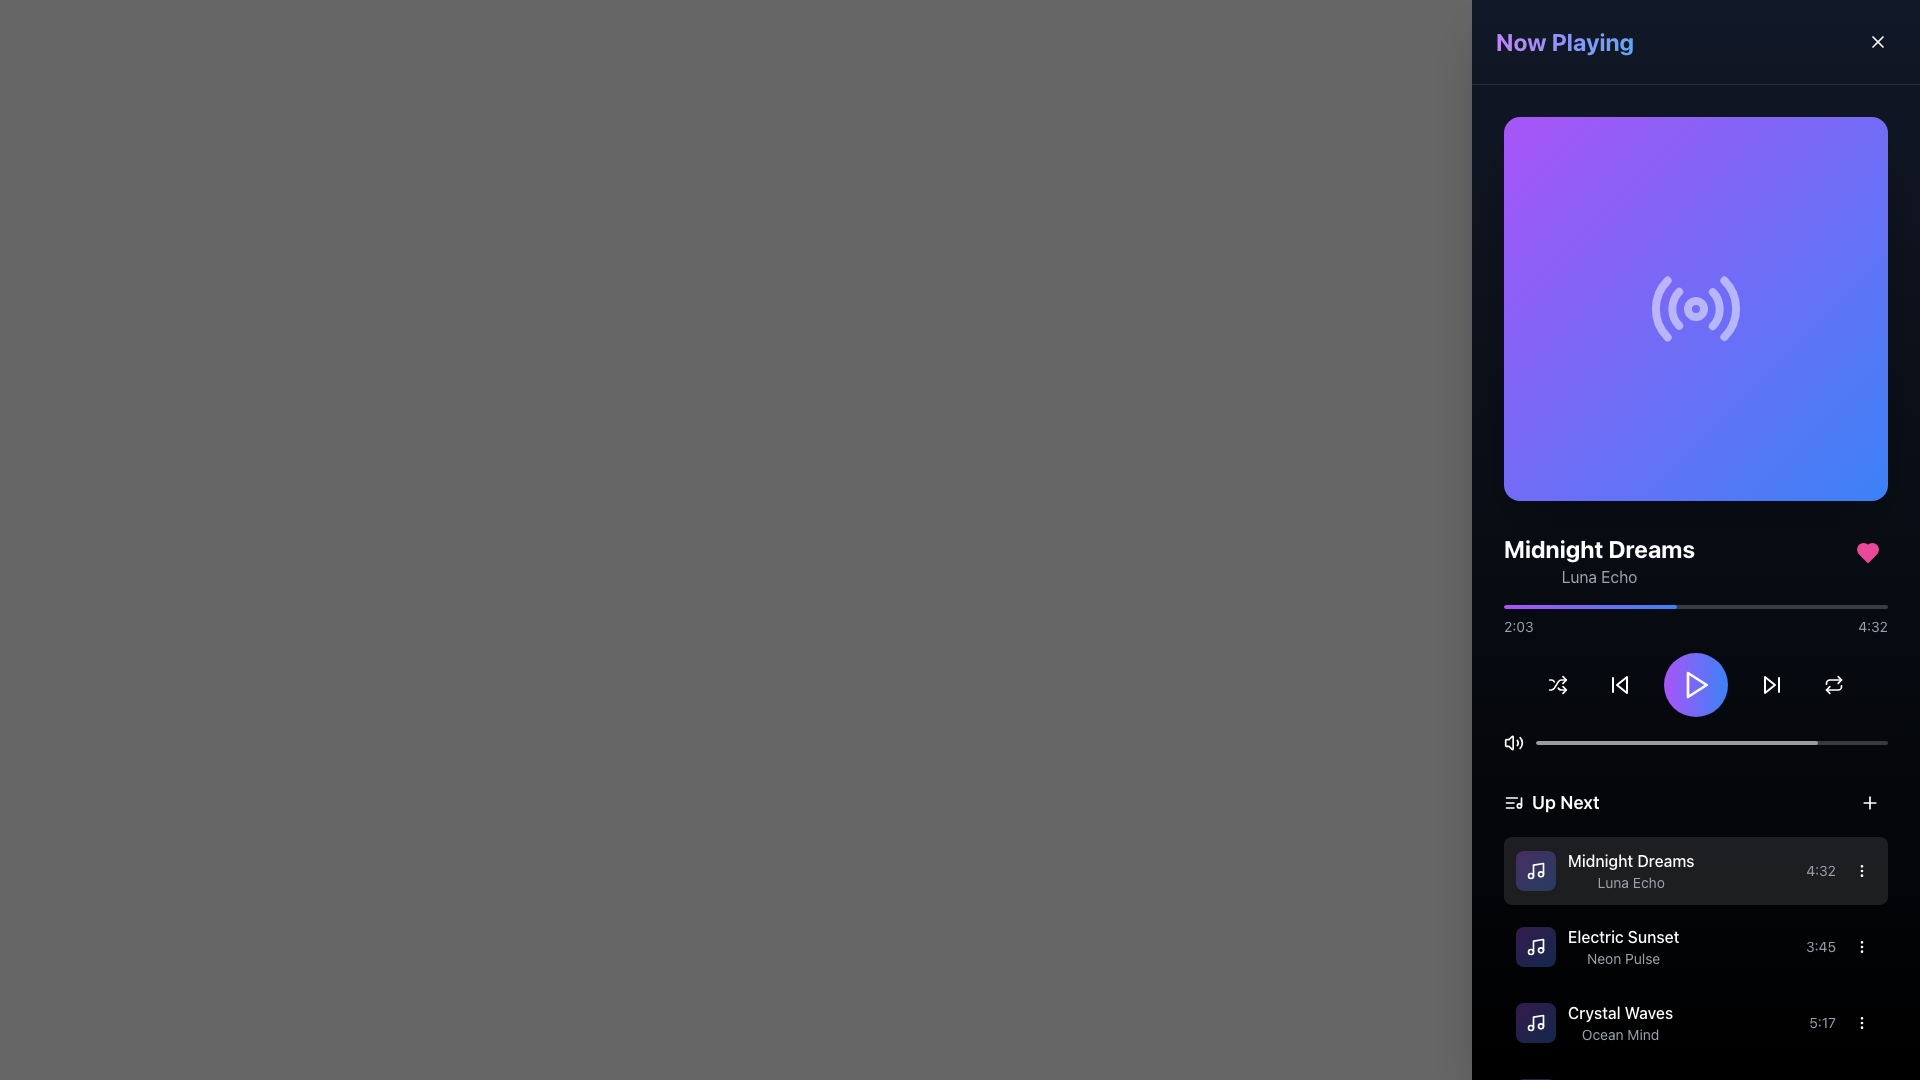 The height and width of the screenshot is (1080, 1920). Describe the element at coordinates (1775, 743) in the screenshot. I see `playback position` at that location.